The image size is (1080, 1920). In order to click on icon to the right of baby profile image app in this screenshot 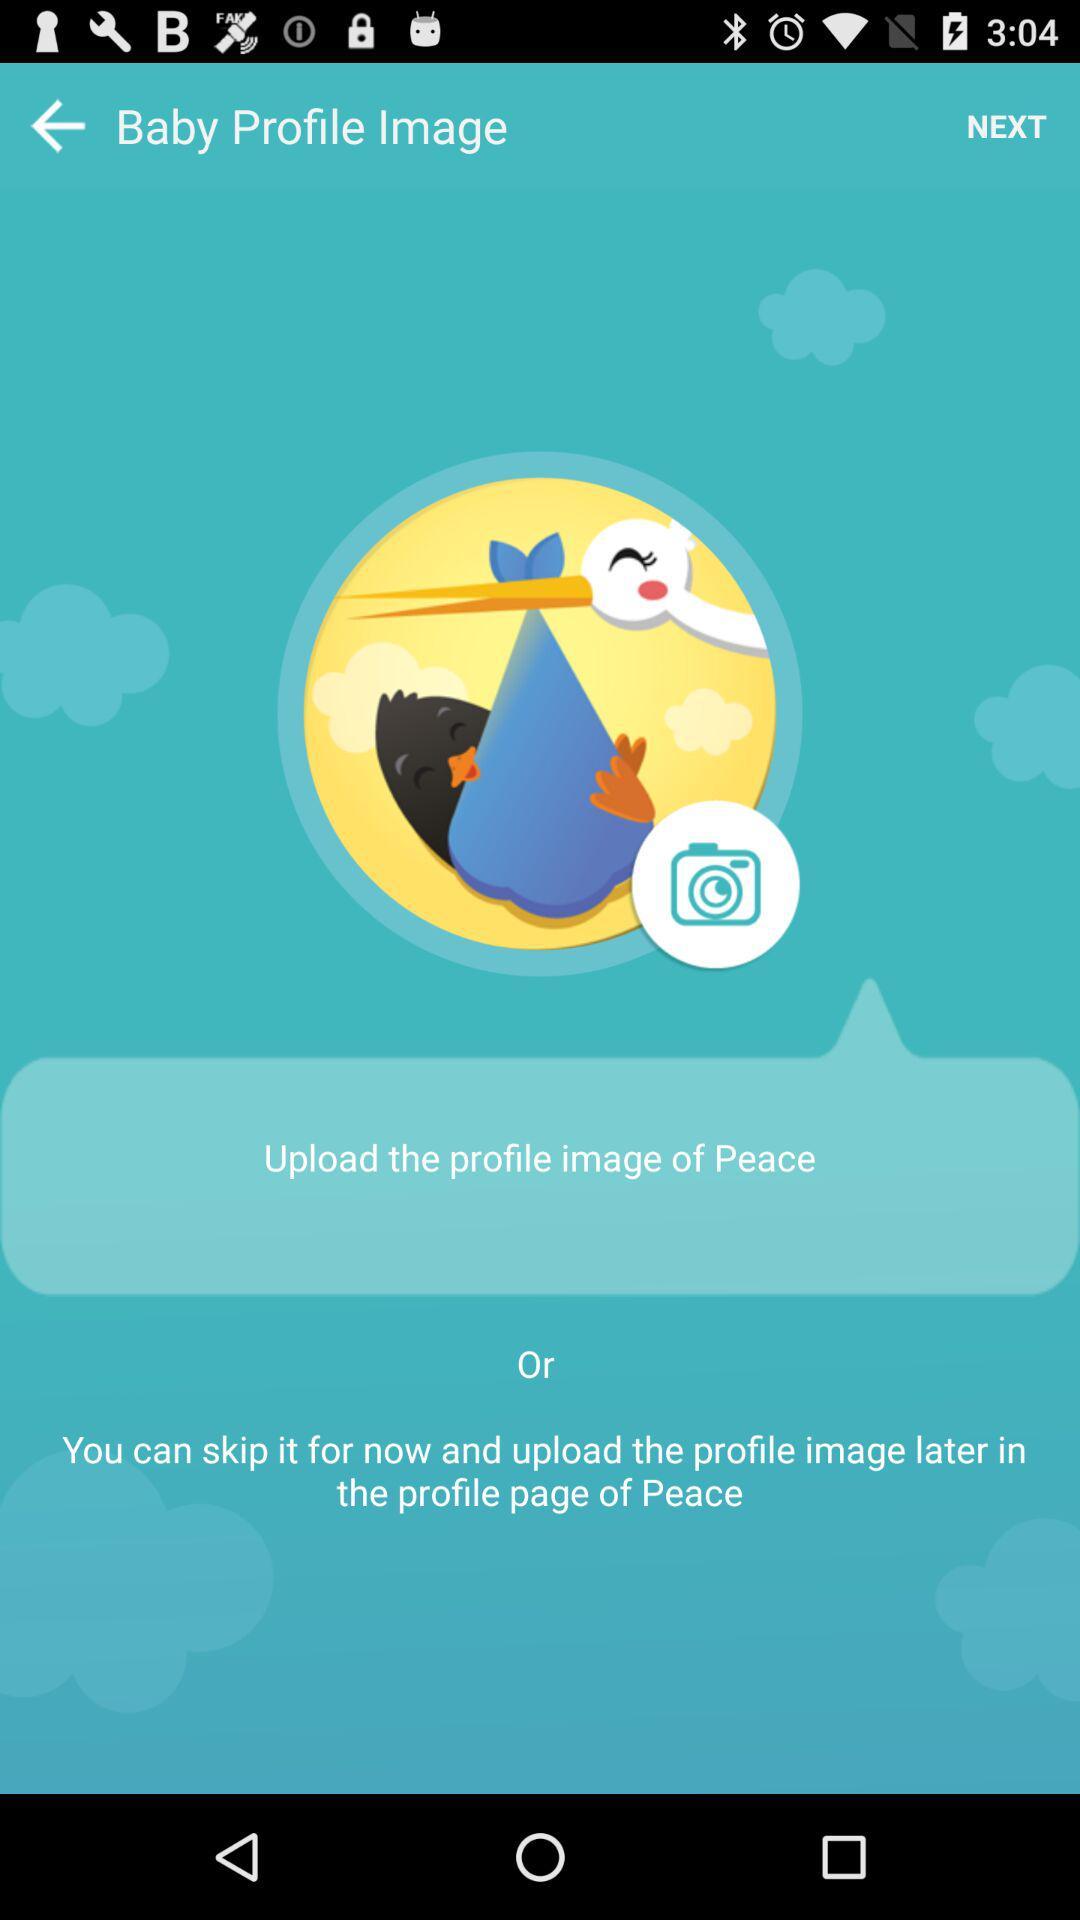, I will do `click(1006, 124)`.